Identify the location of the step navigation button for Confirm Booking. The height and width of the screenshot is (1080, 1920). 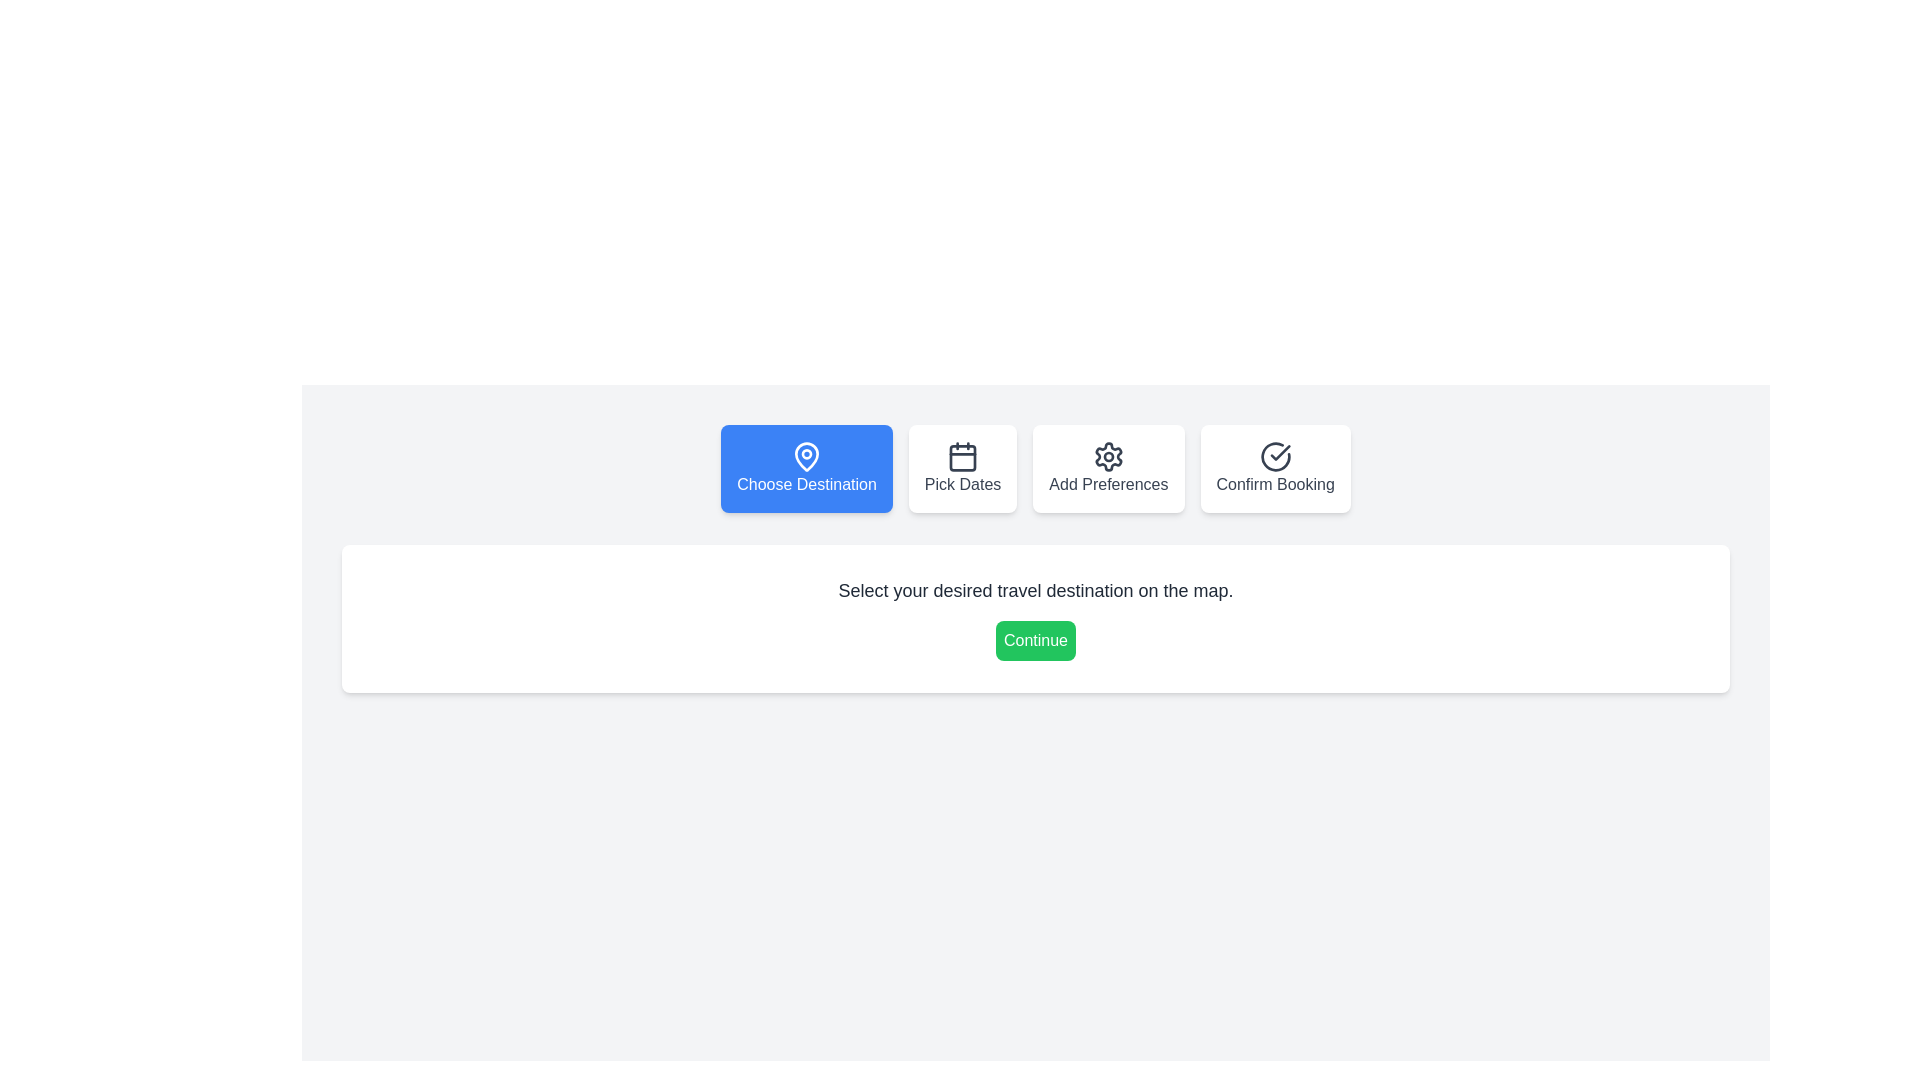
(1275, 469).